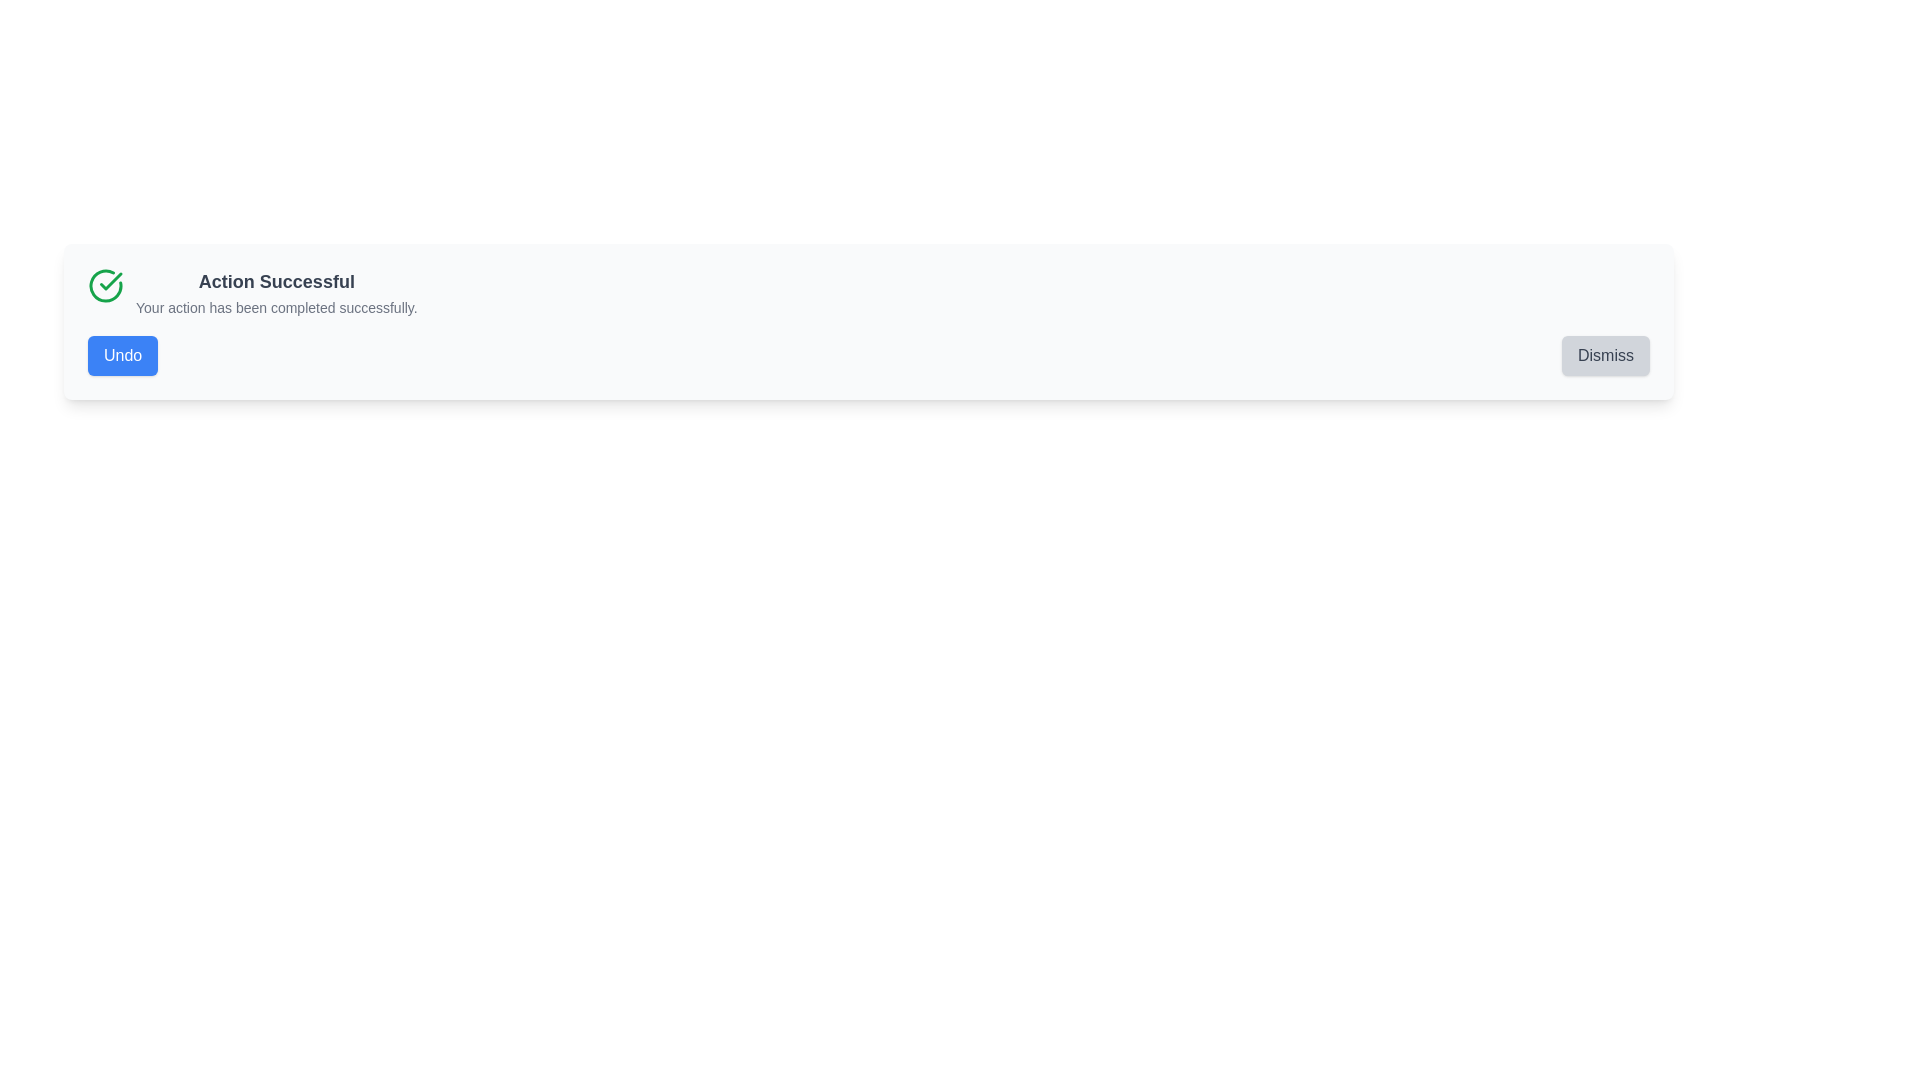  What do you see at coordinates (122, 354) in the screenshot?
I see `the 'Undo' button located on the left side of the horizontal bar at the bottom of the interface` at bounding box center [122, 354].